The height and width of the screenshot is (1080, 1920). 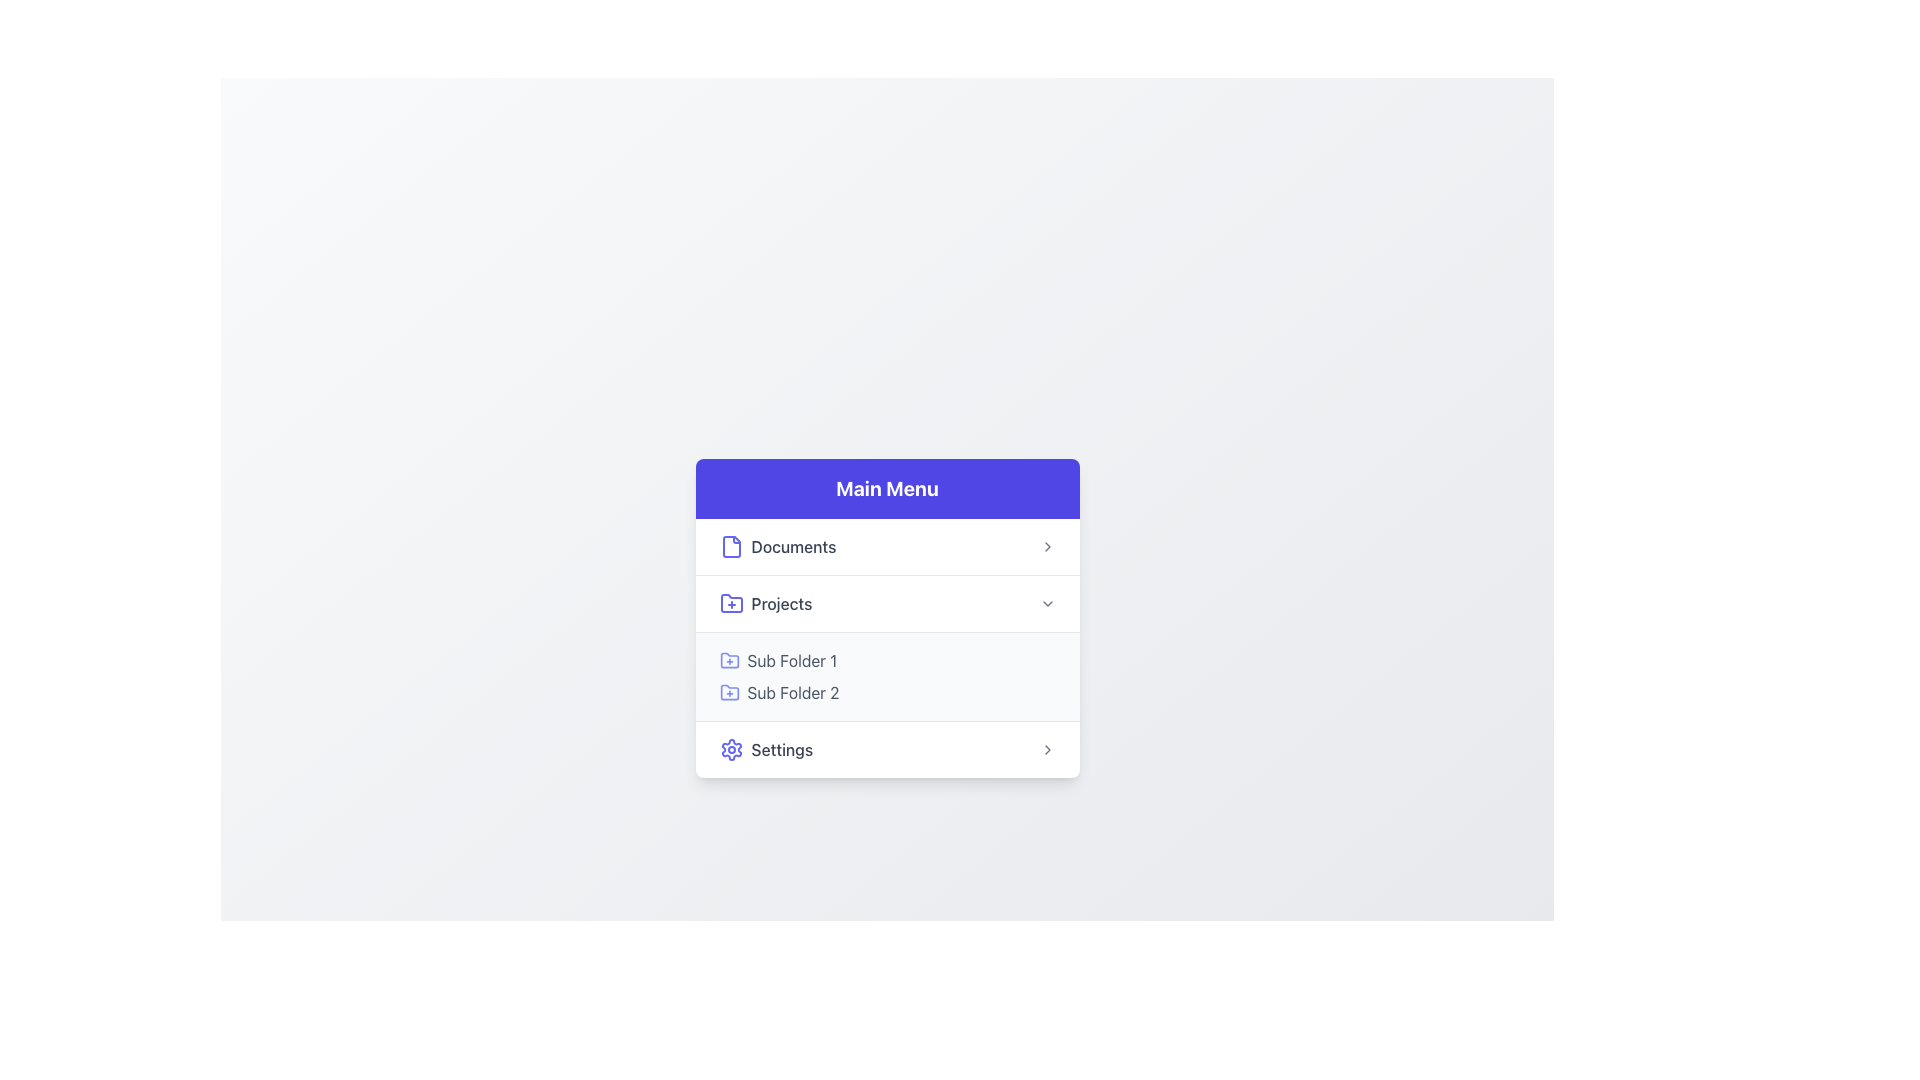 I want to click on displayed text from the Header or Title Bar of the dropdown menu located at the upper-center region, which serves as the main context for the items listed below it, so click(x=886, y=488).